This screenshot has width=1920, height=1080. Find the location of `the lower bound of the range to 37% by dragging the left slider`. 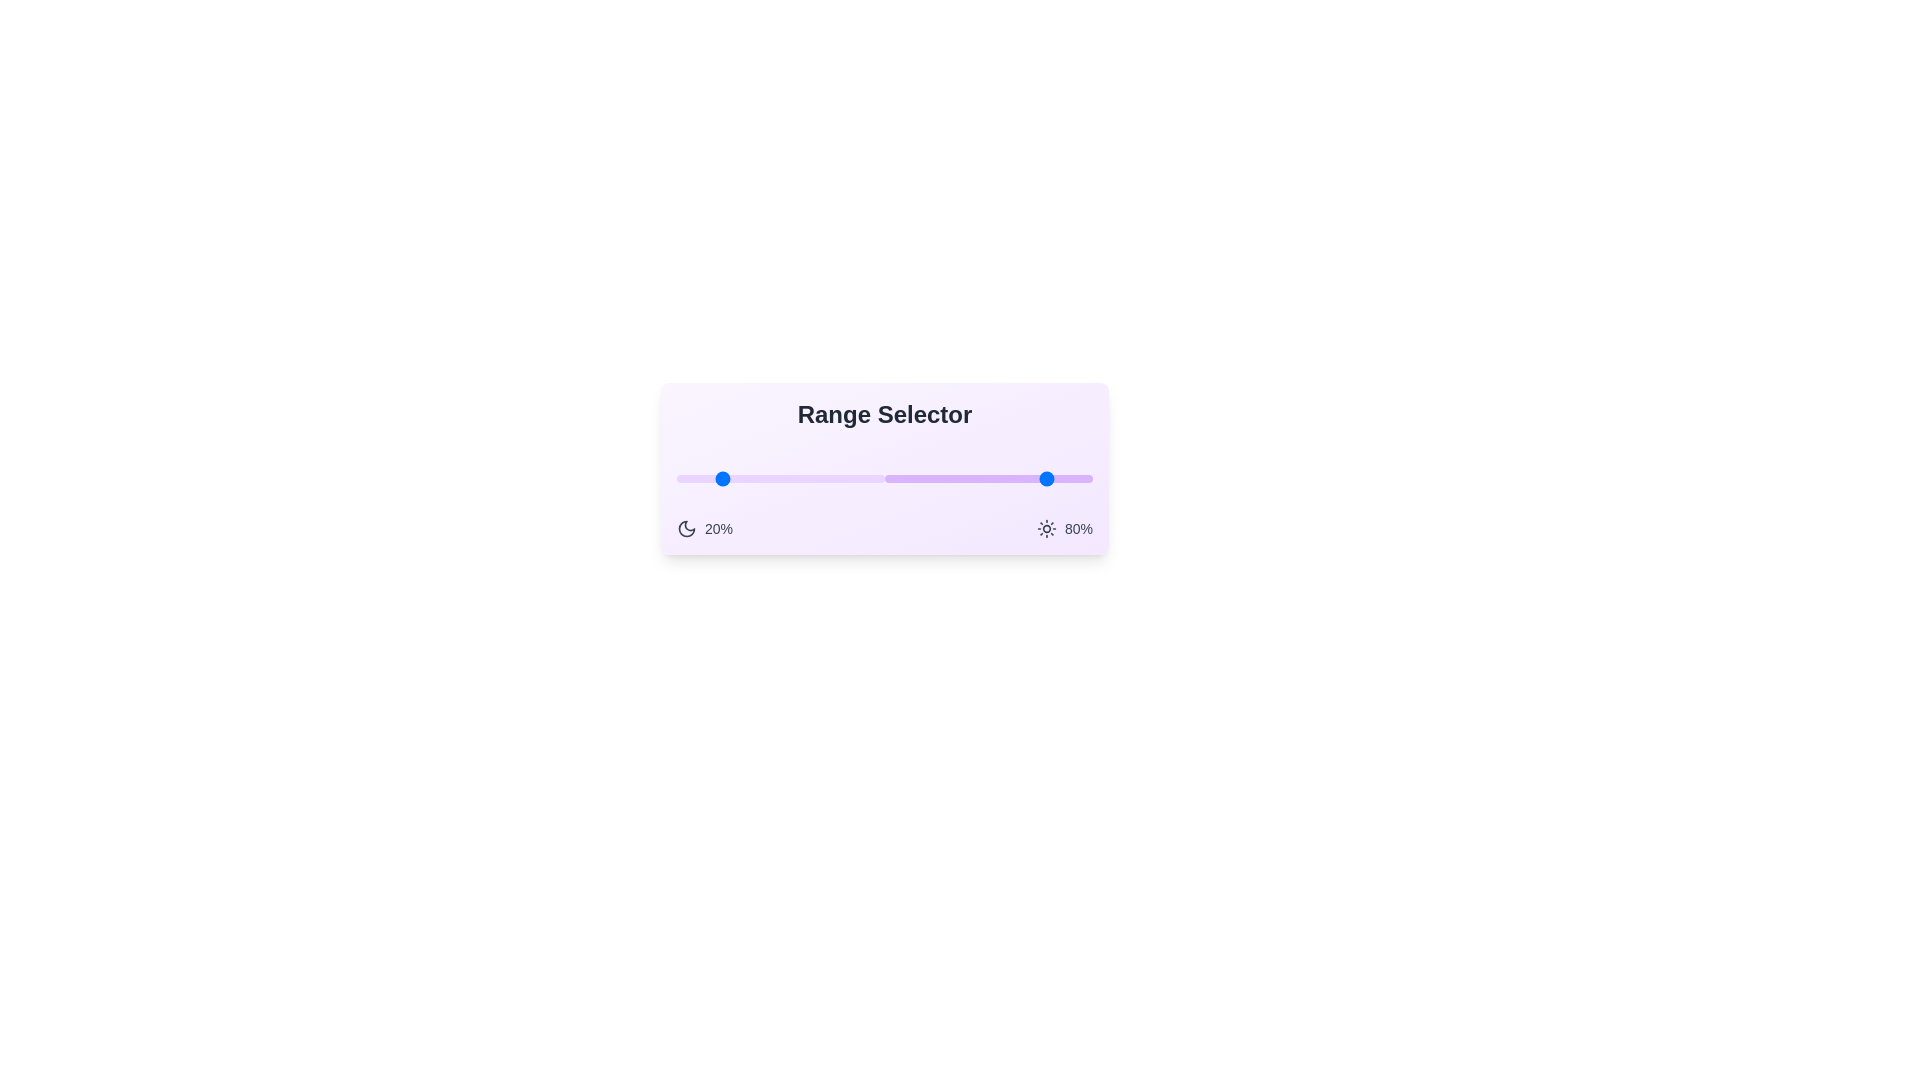

the lower bound of the range to 37% by dragging the left slider is located at coordinates (752, 478).